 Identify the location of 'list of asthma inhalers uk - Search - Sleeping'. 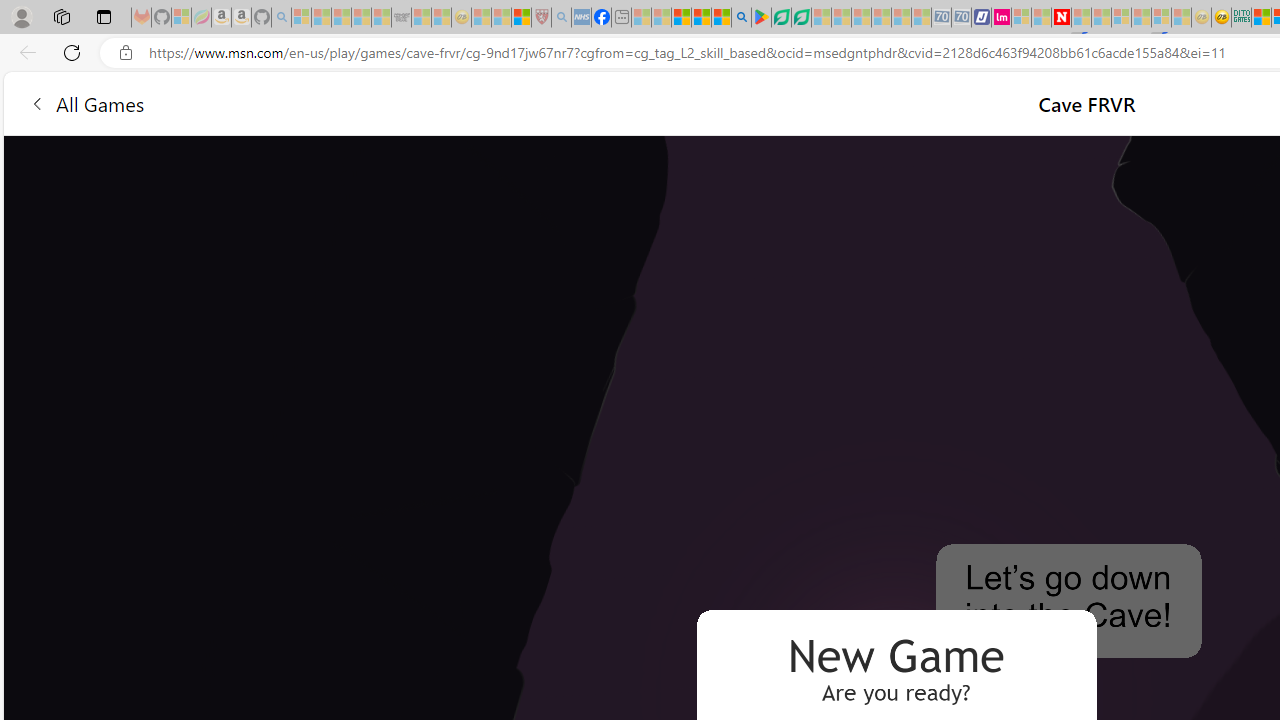
(560, 17).